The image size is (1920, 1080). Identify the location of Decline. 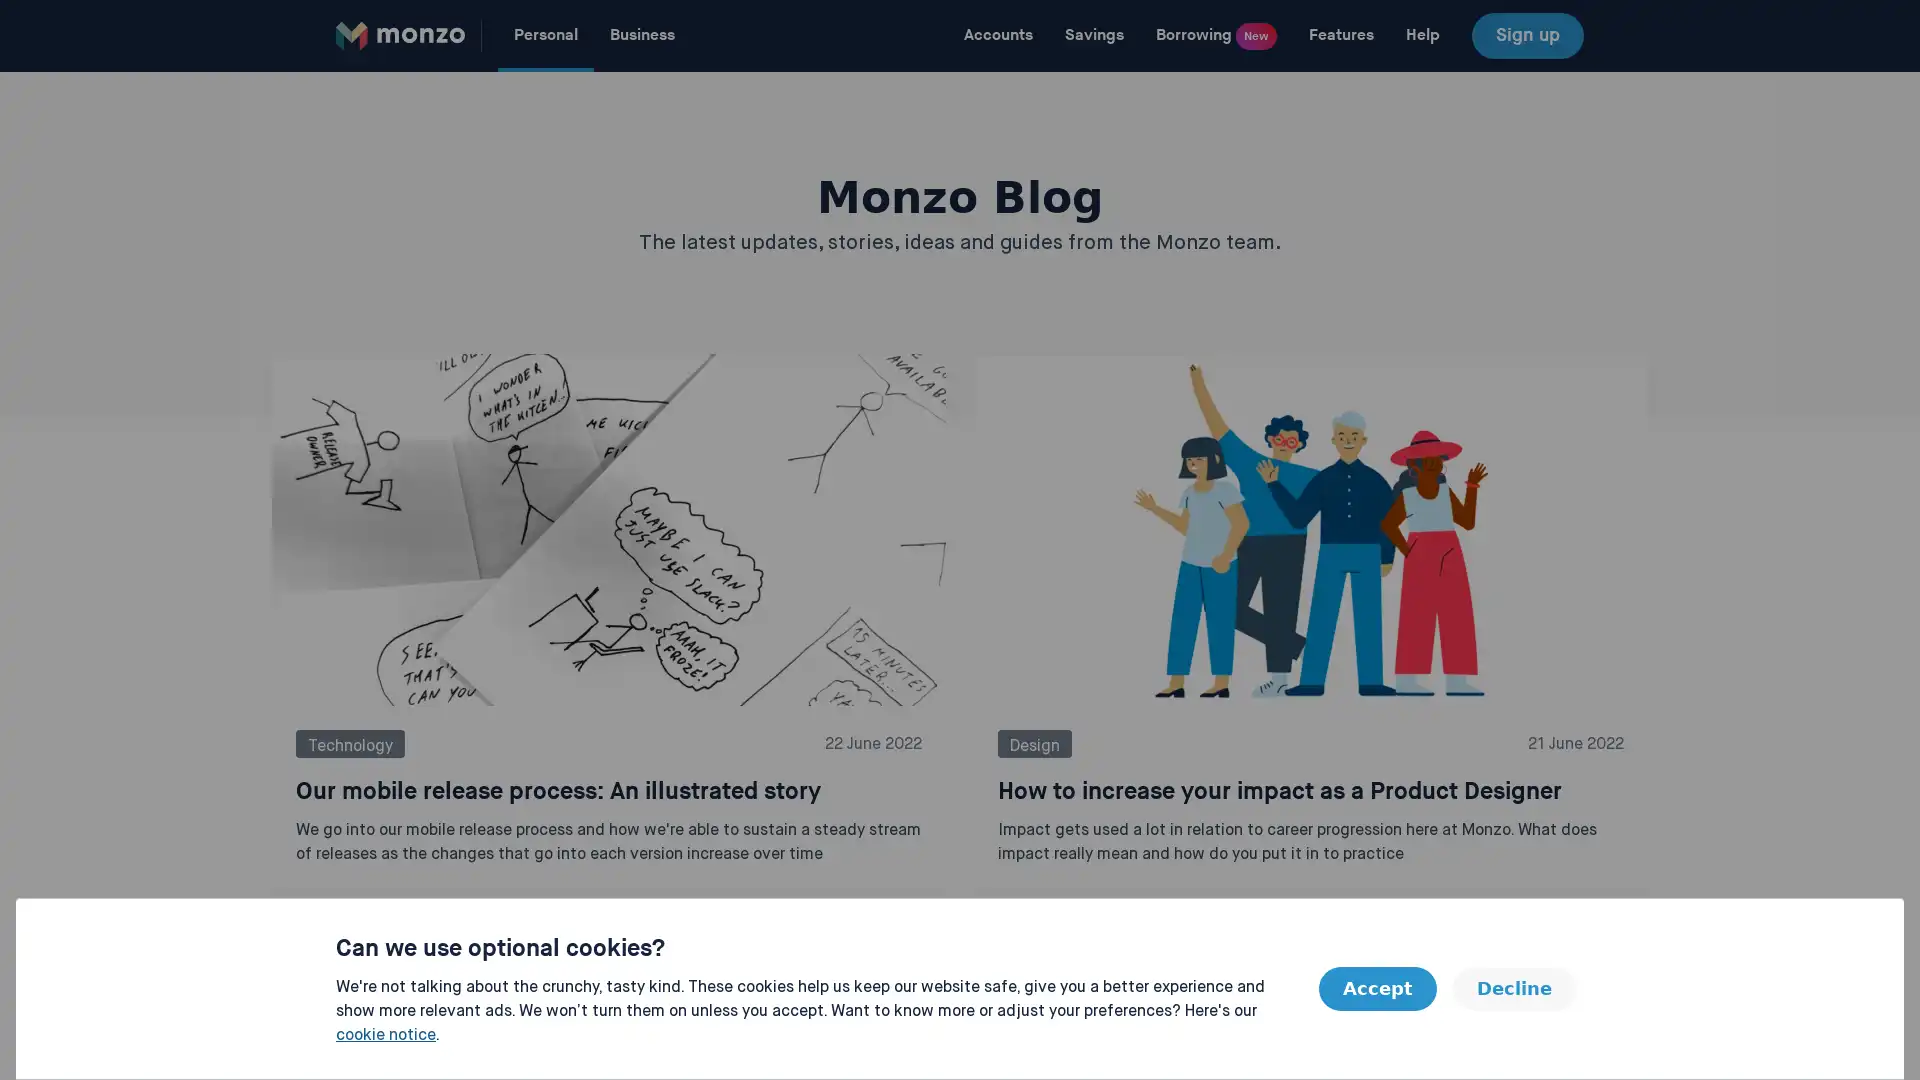
(1514, 987).